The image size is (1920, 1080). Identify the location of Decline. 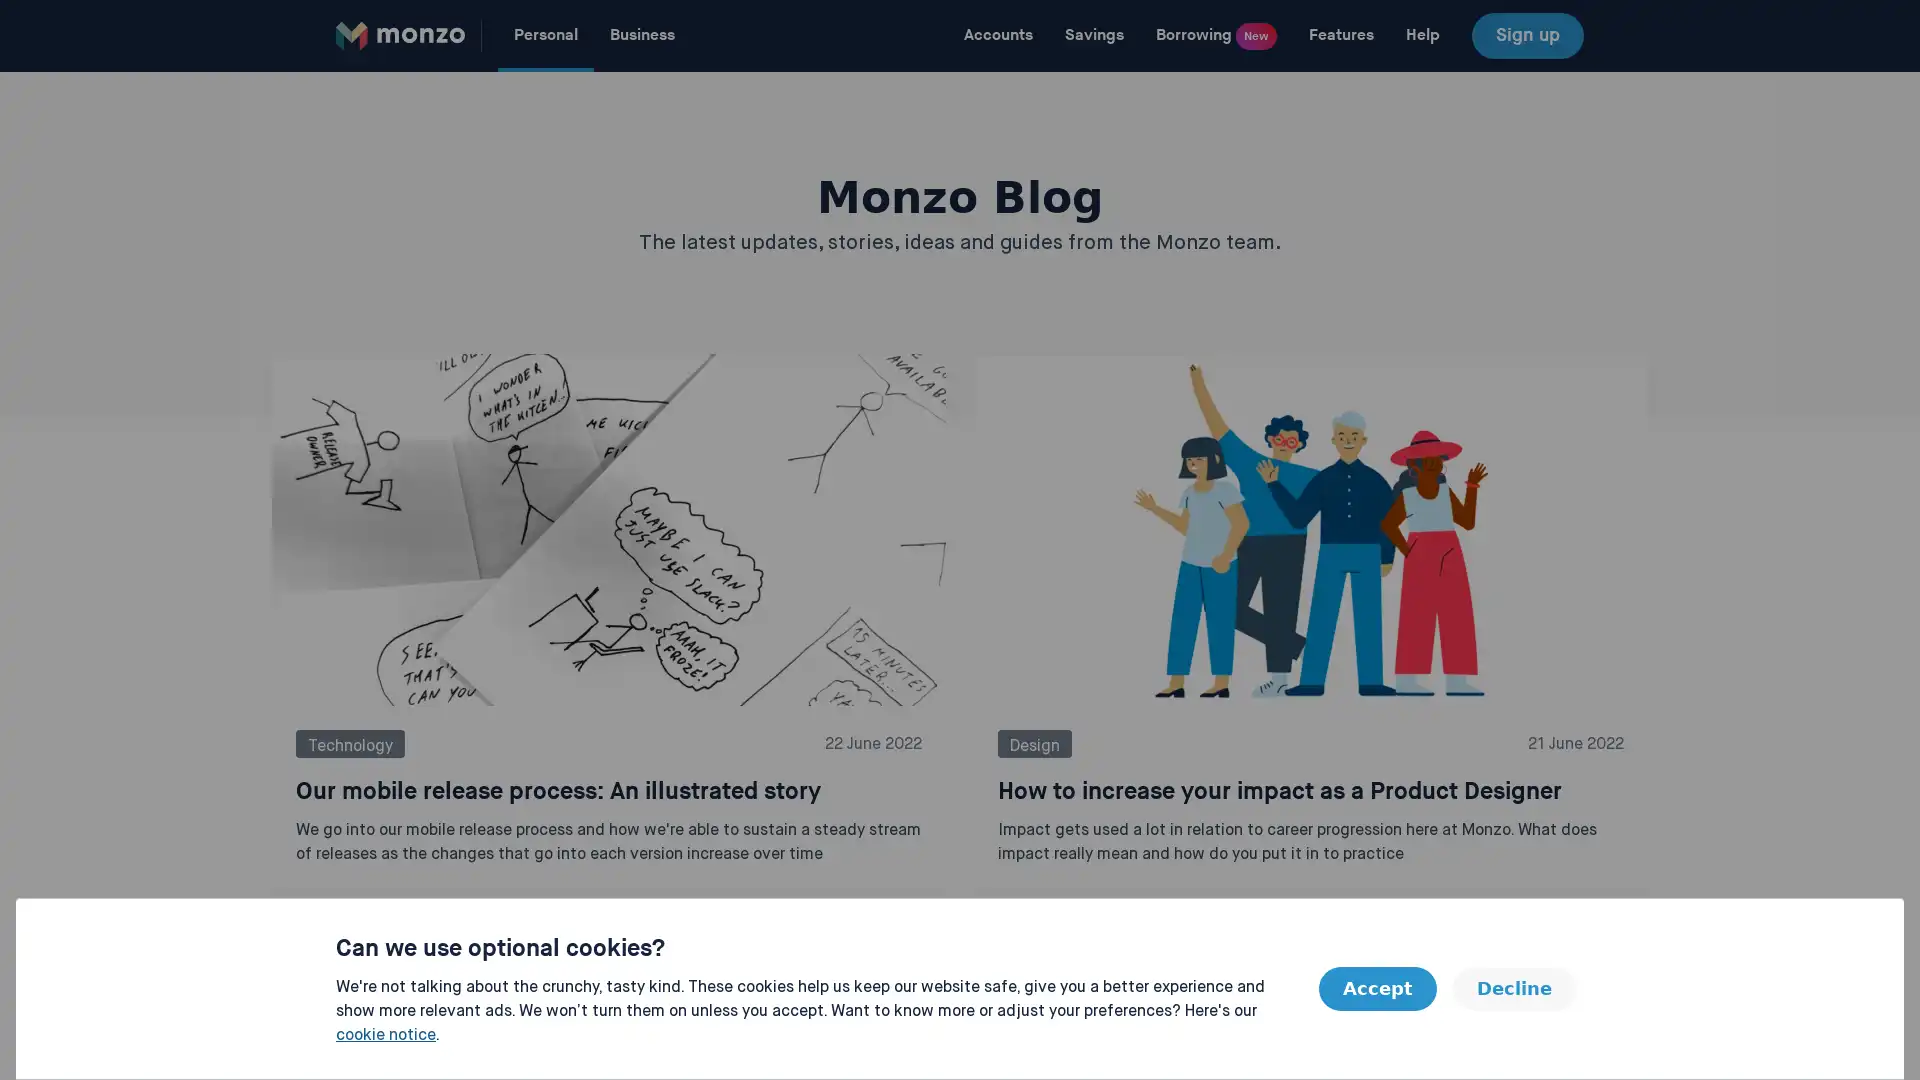
(1514, 987).